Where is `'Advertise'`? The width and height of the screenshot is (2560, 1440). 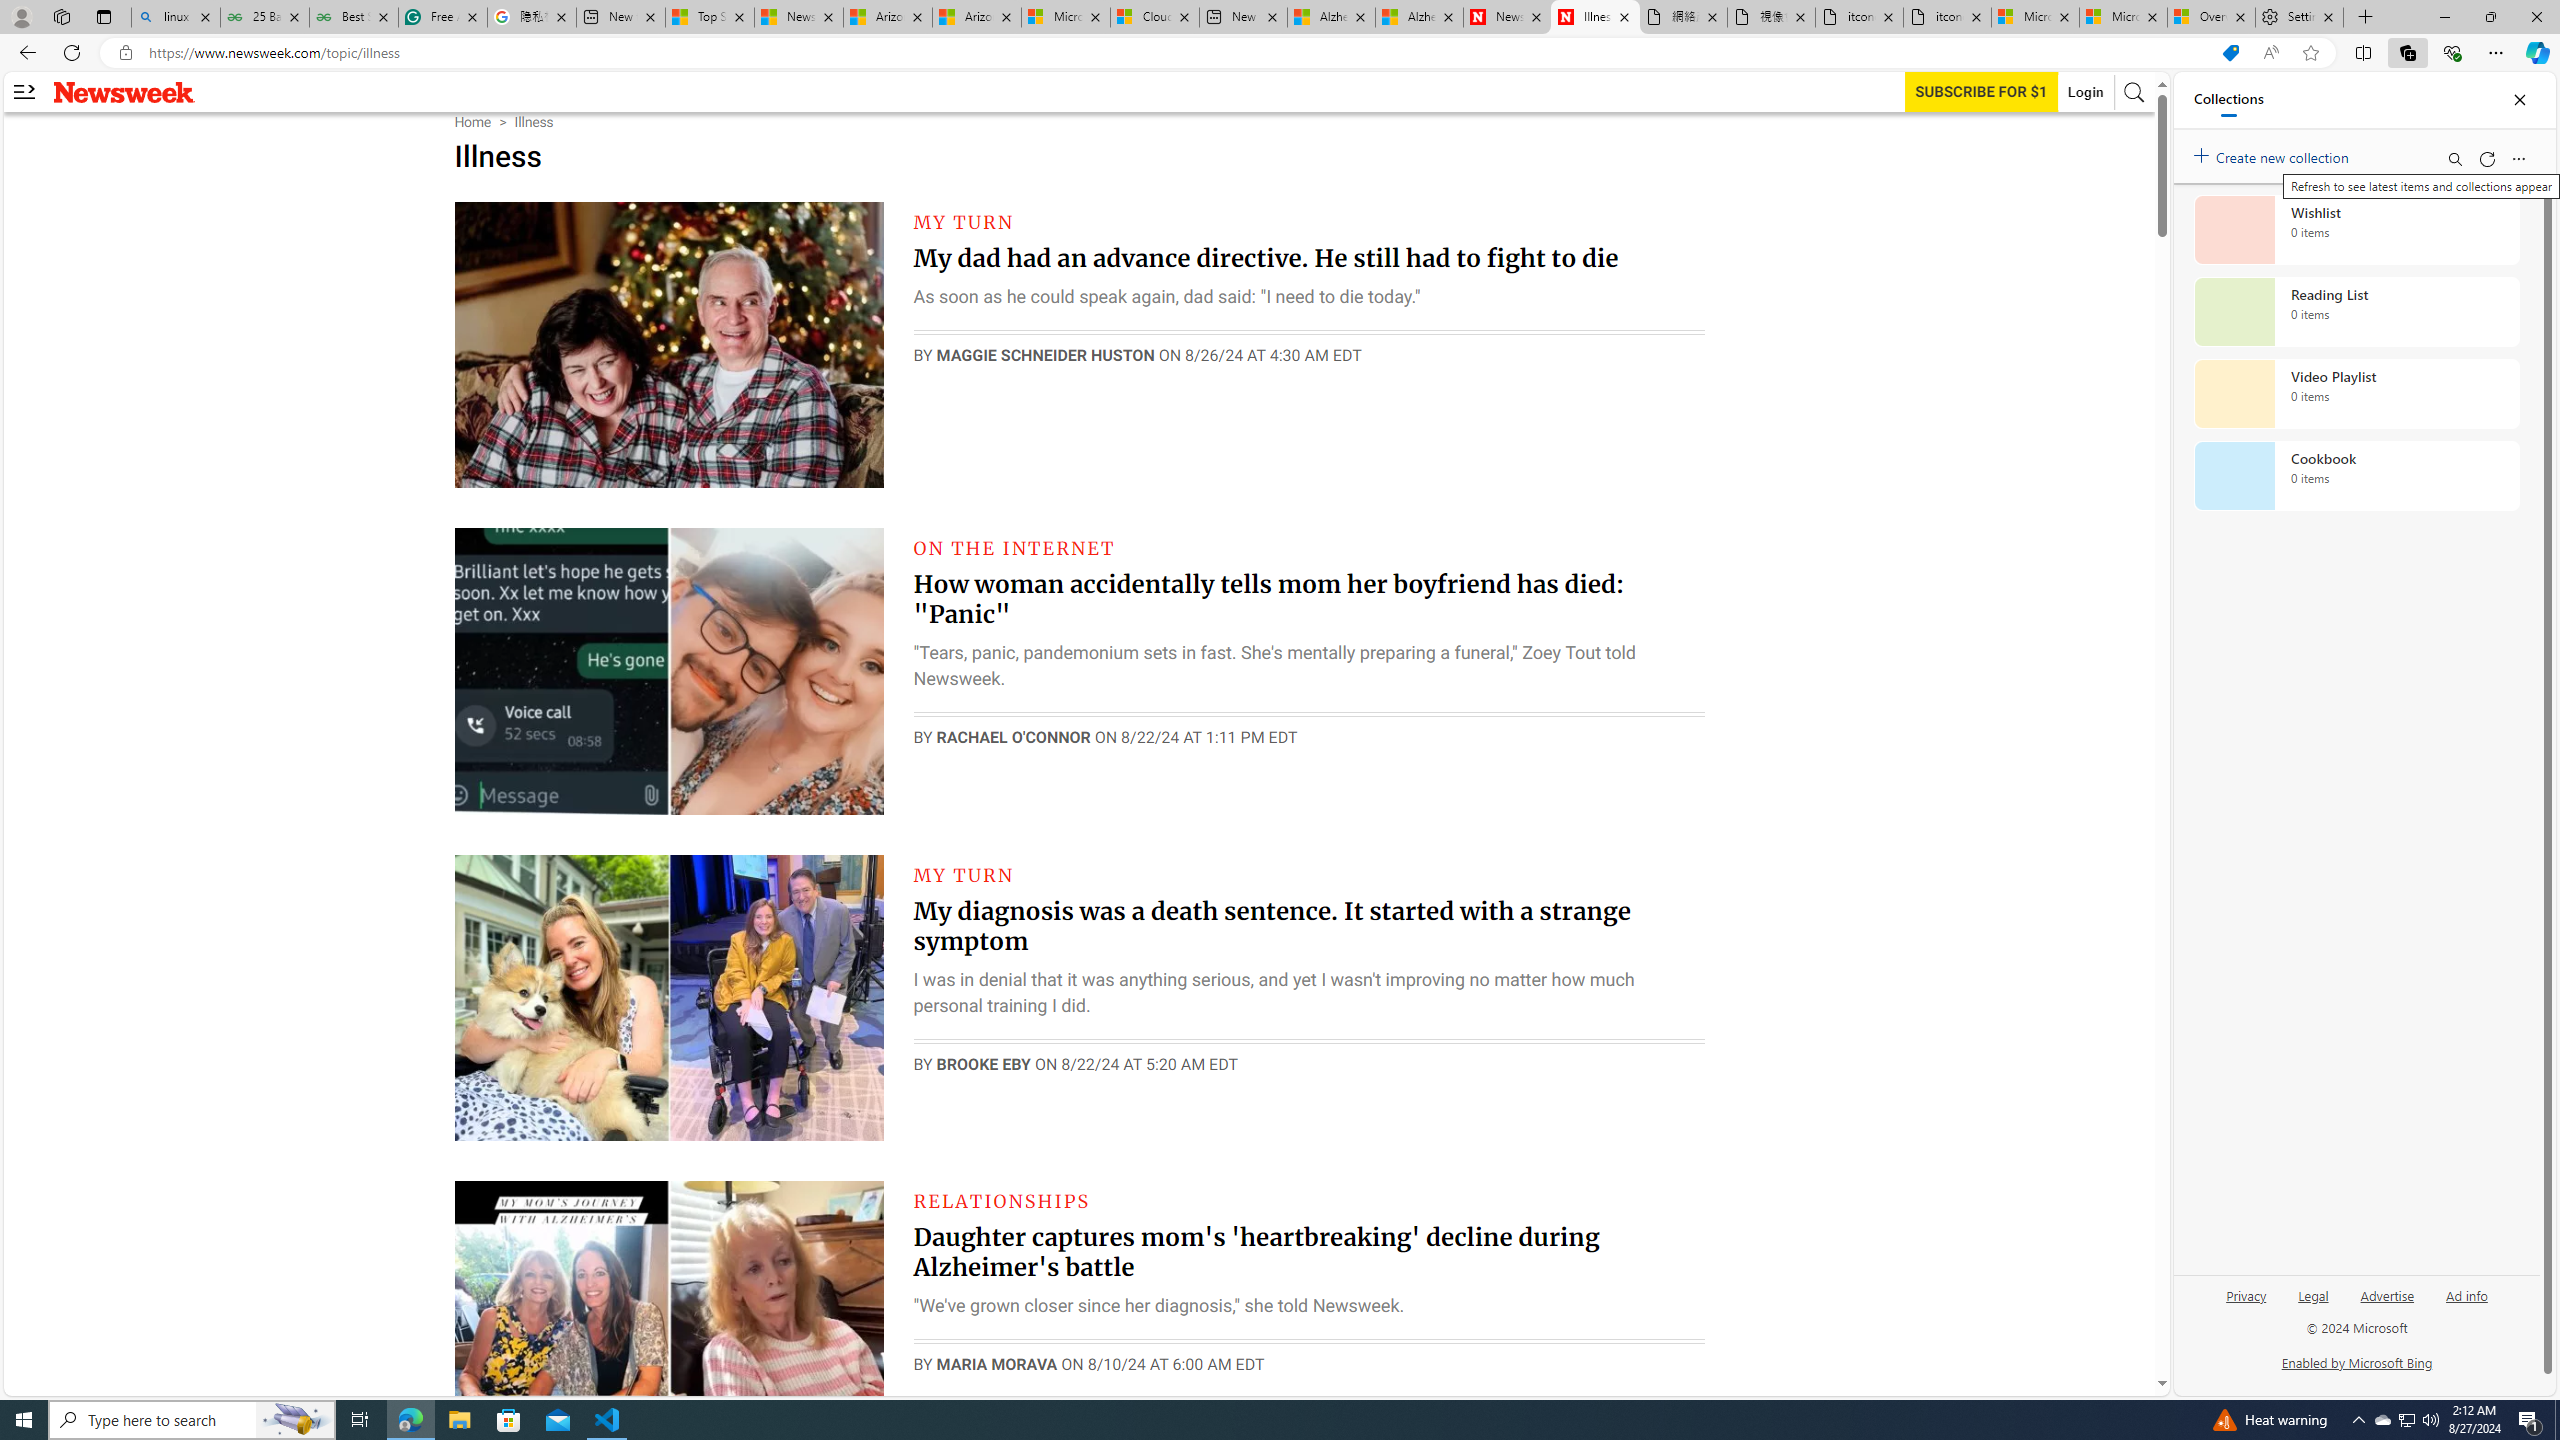
'Advertise' is located at coordinates (2386, 1294).